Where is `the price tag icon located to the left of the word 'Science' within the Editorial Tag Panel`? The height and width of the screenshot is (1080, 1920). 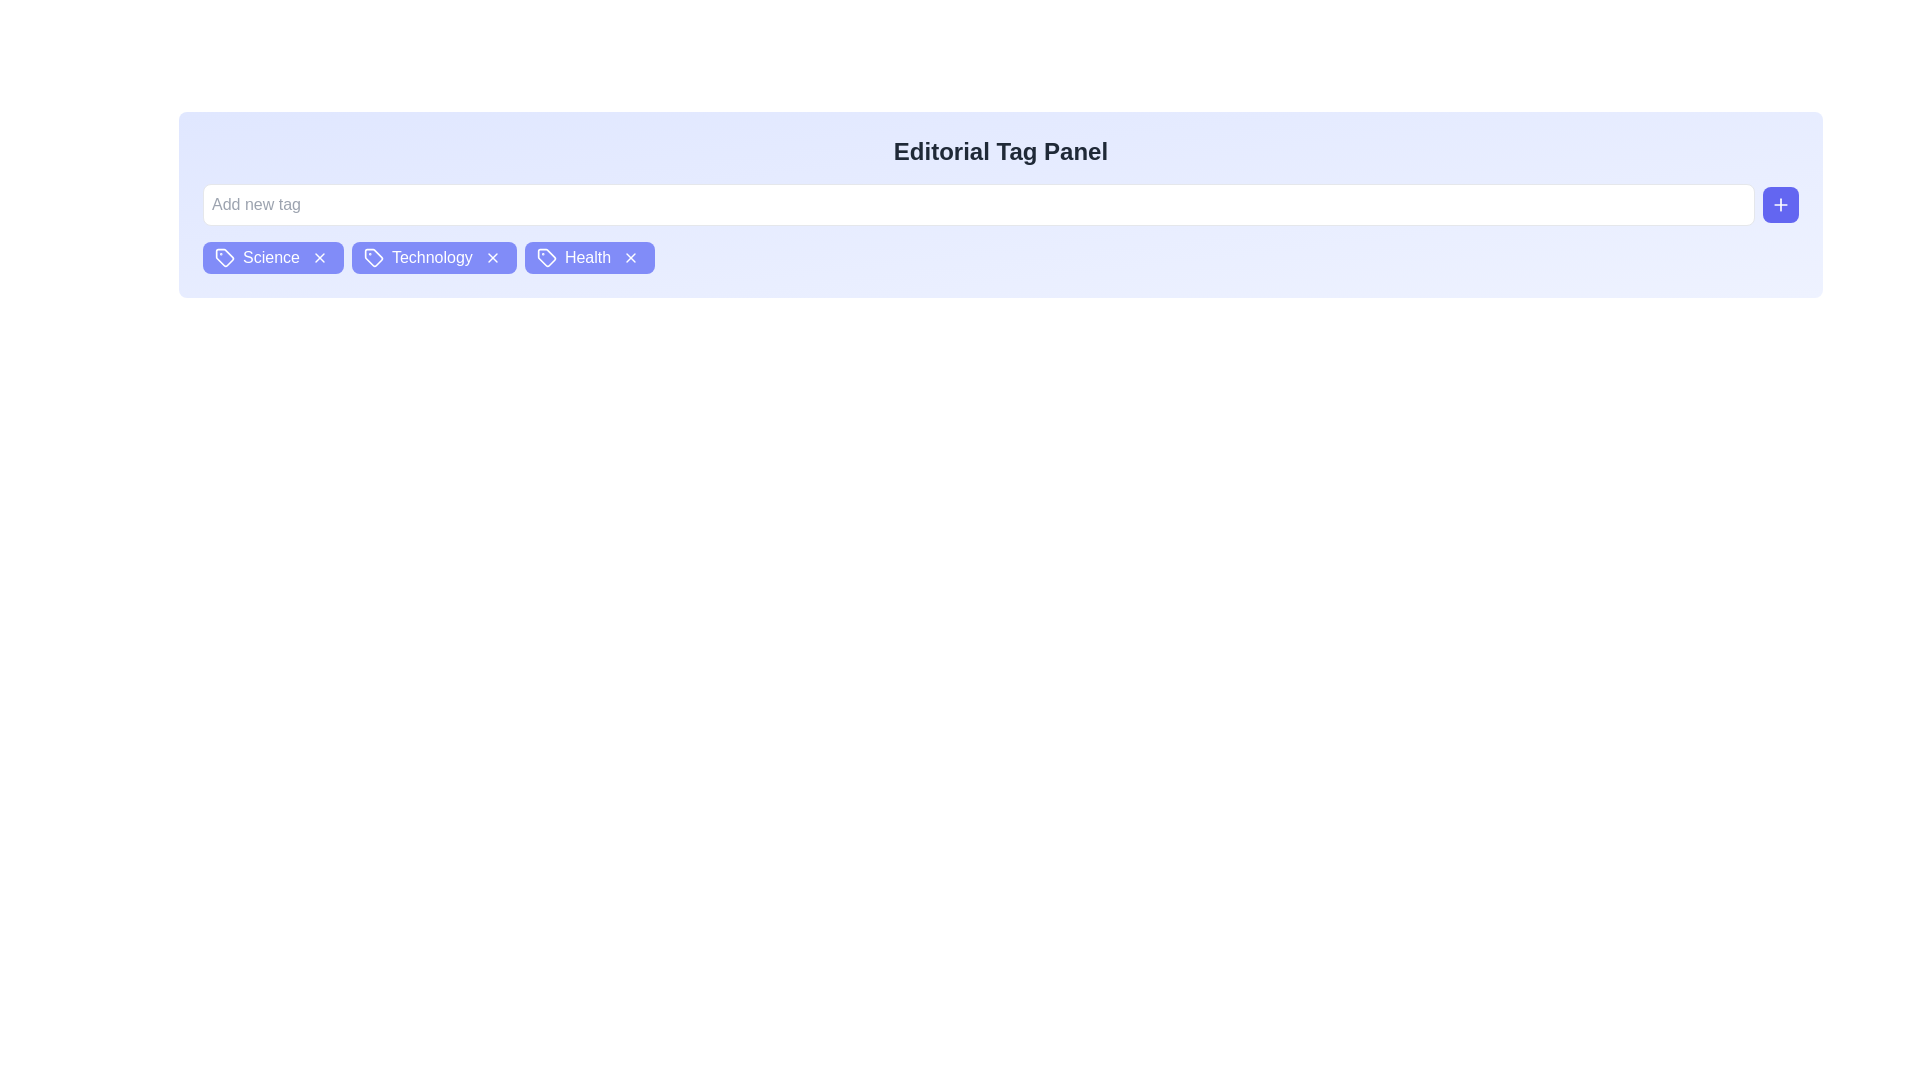
the price tag icon located to the left of the word 'Science' within the Editorial Tag Panel is located at coordinates (225, 257).